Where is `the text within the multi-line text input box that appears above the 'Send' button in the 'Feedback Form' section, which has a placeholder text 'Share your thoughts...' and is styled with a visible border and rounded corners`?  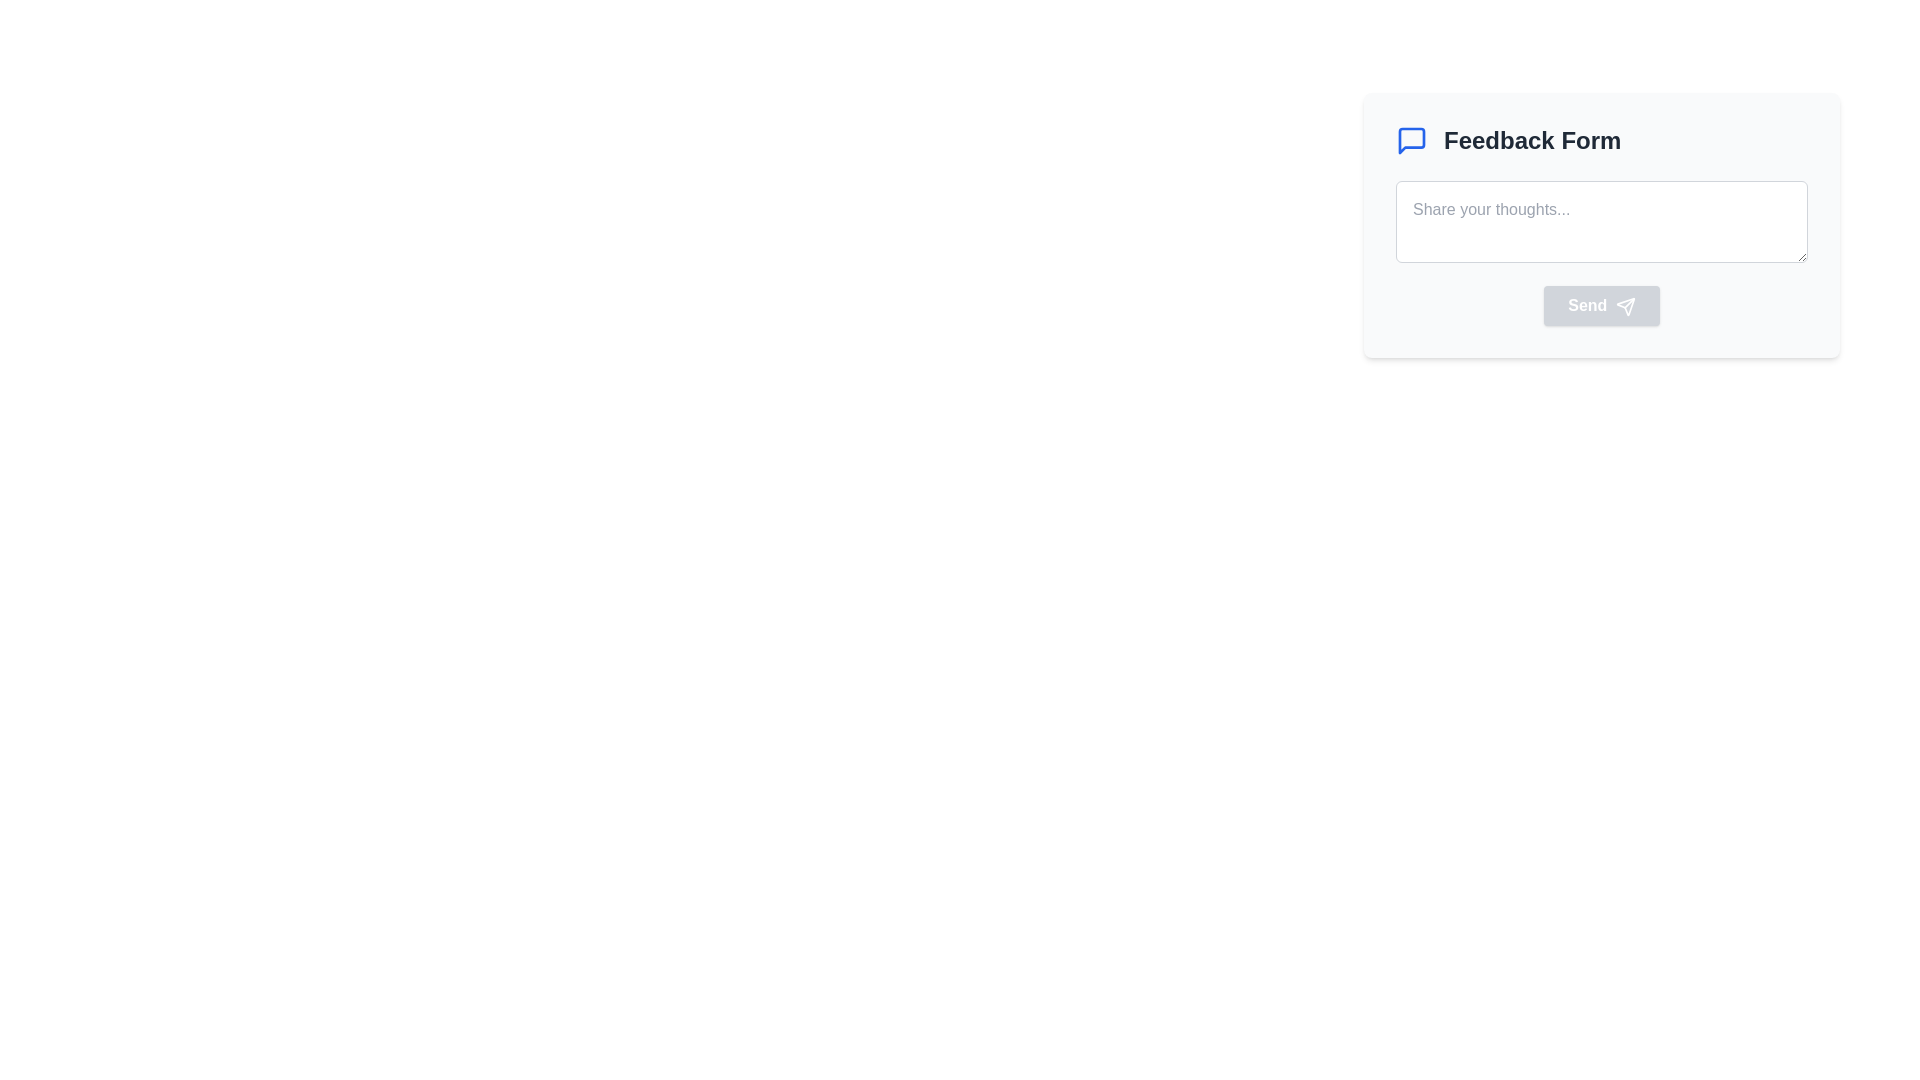 the text within the multi-line text input box that appears above the 'Send' button in the 'Feedback Form' section, which has a placeholder text 'Share your thoughts...' and is styled with a visible border and rounded corners is located at coordinates (1602, 252).